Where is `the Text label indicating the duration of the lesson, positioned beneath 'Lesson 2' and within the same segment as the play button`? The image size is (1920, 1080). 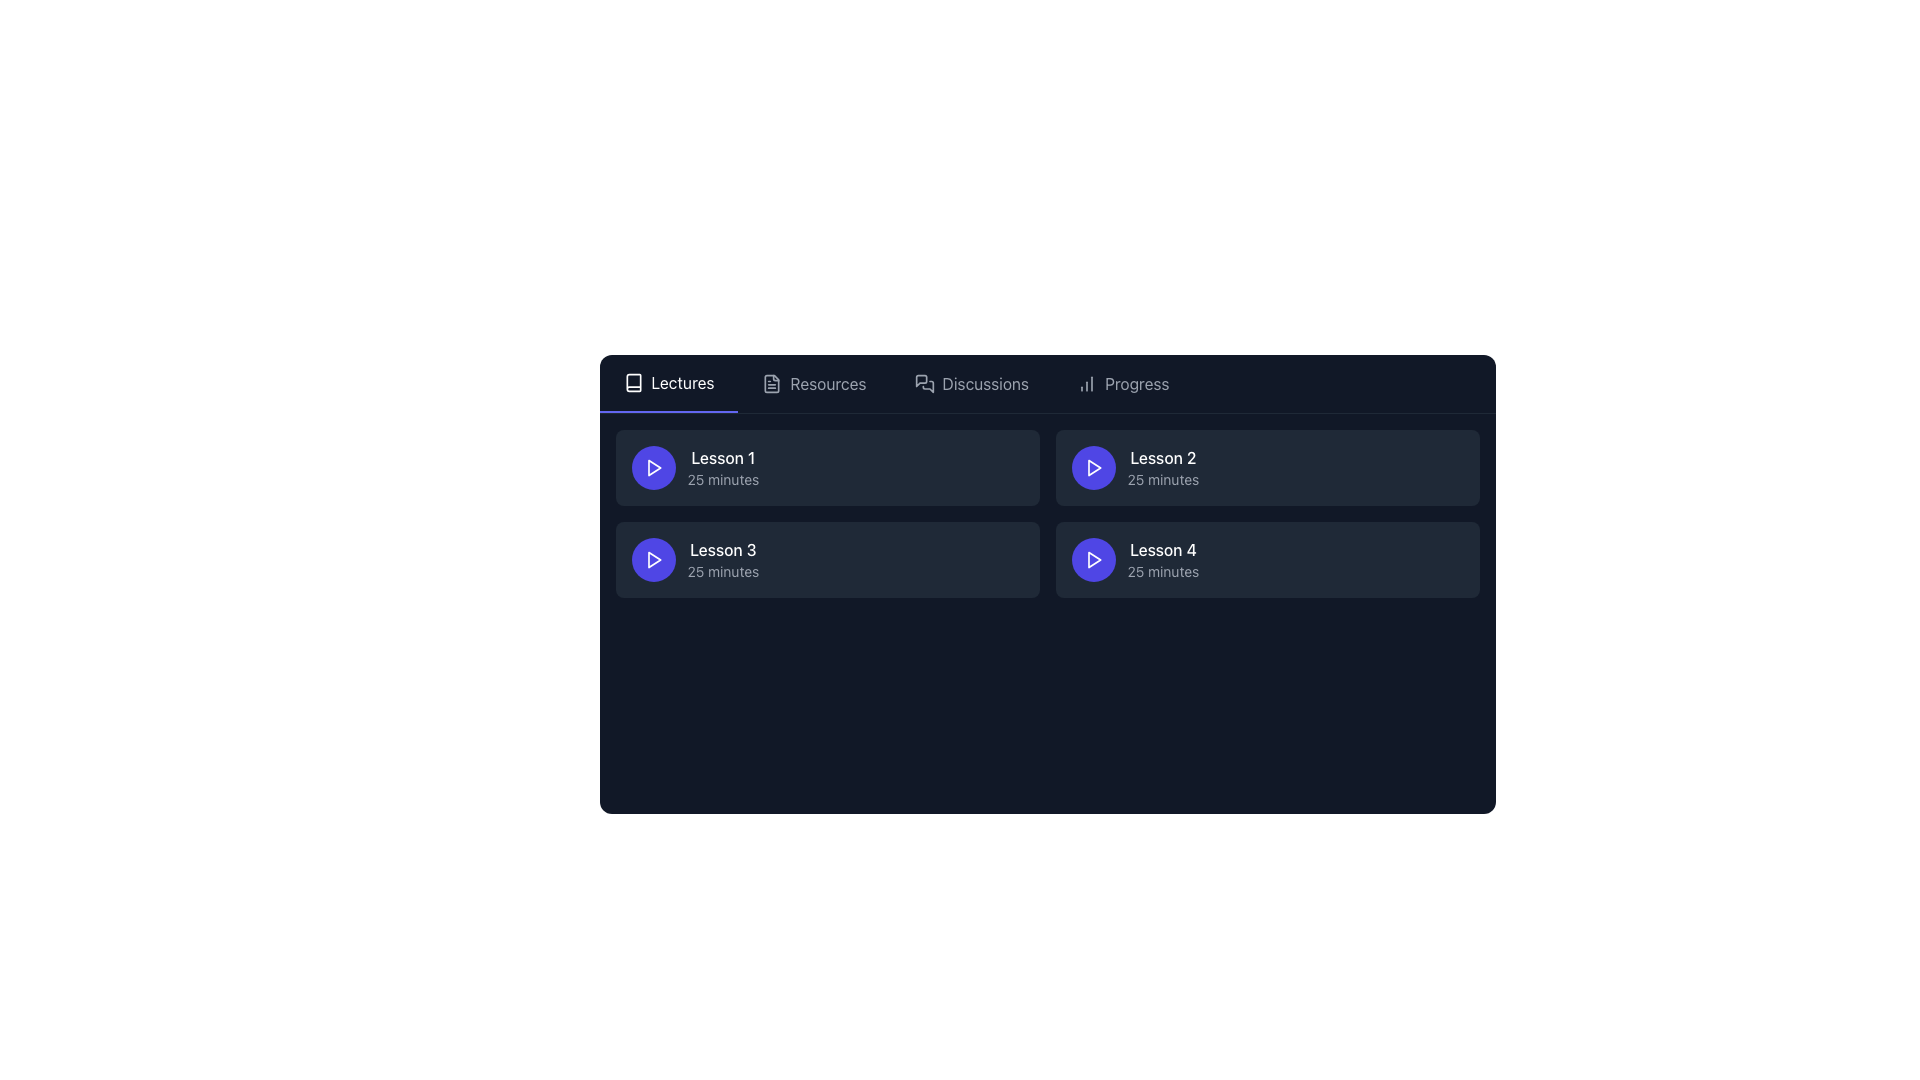
the Text label indicating the duration of the lesson, positioned beneath 'Lesson 2' and within the same segment as the play button is located at coordinates (1163, 479).